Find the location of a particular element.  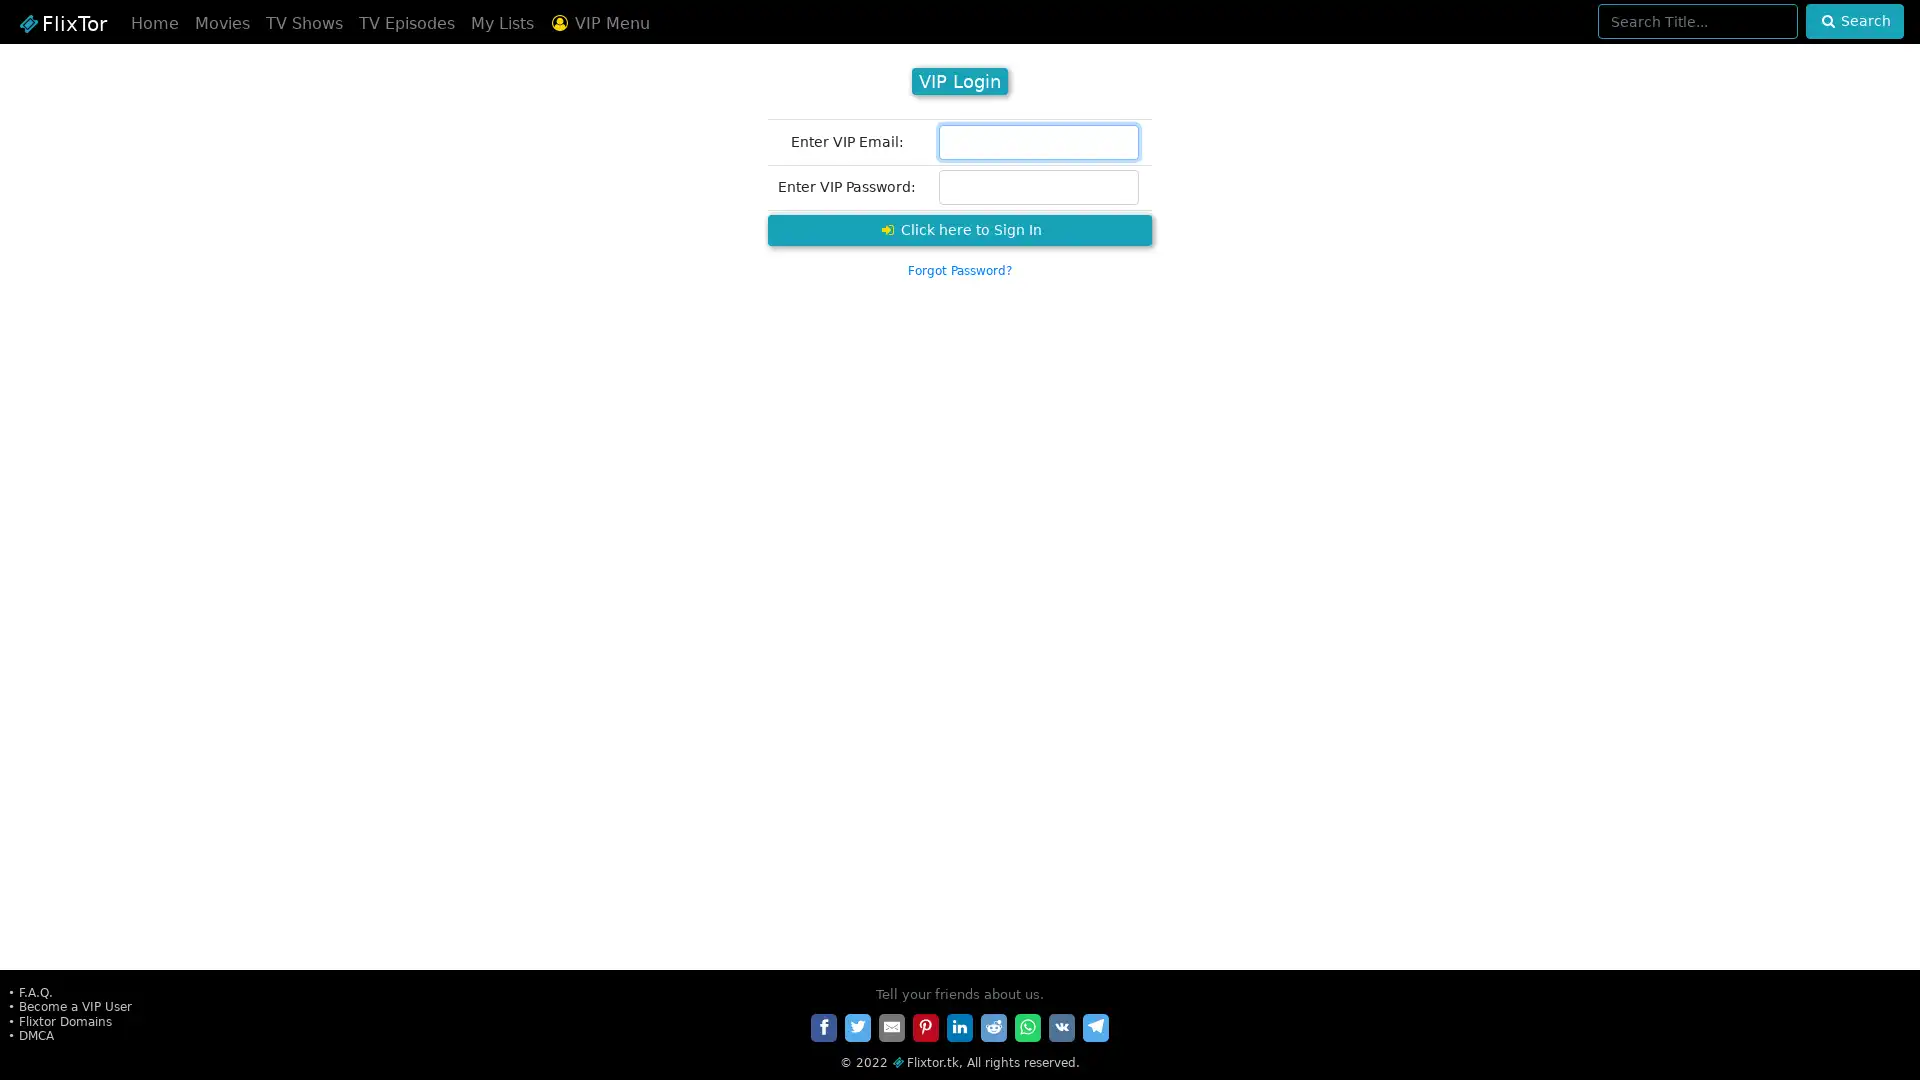

Click here to Sign In is located at coordinates (960, 229).